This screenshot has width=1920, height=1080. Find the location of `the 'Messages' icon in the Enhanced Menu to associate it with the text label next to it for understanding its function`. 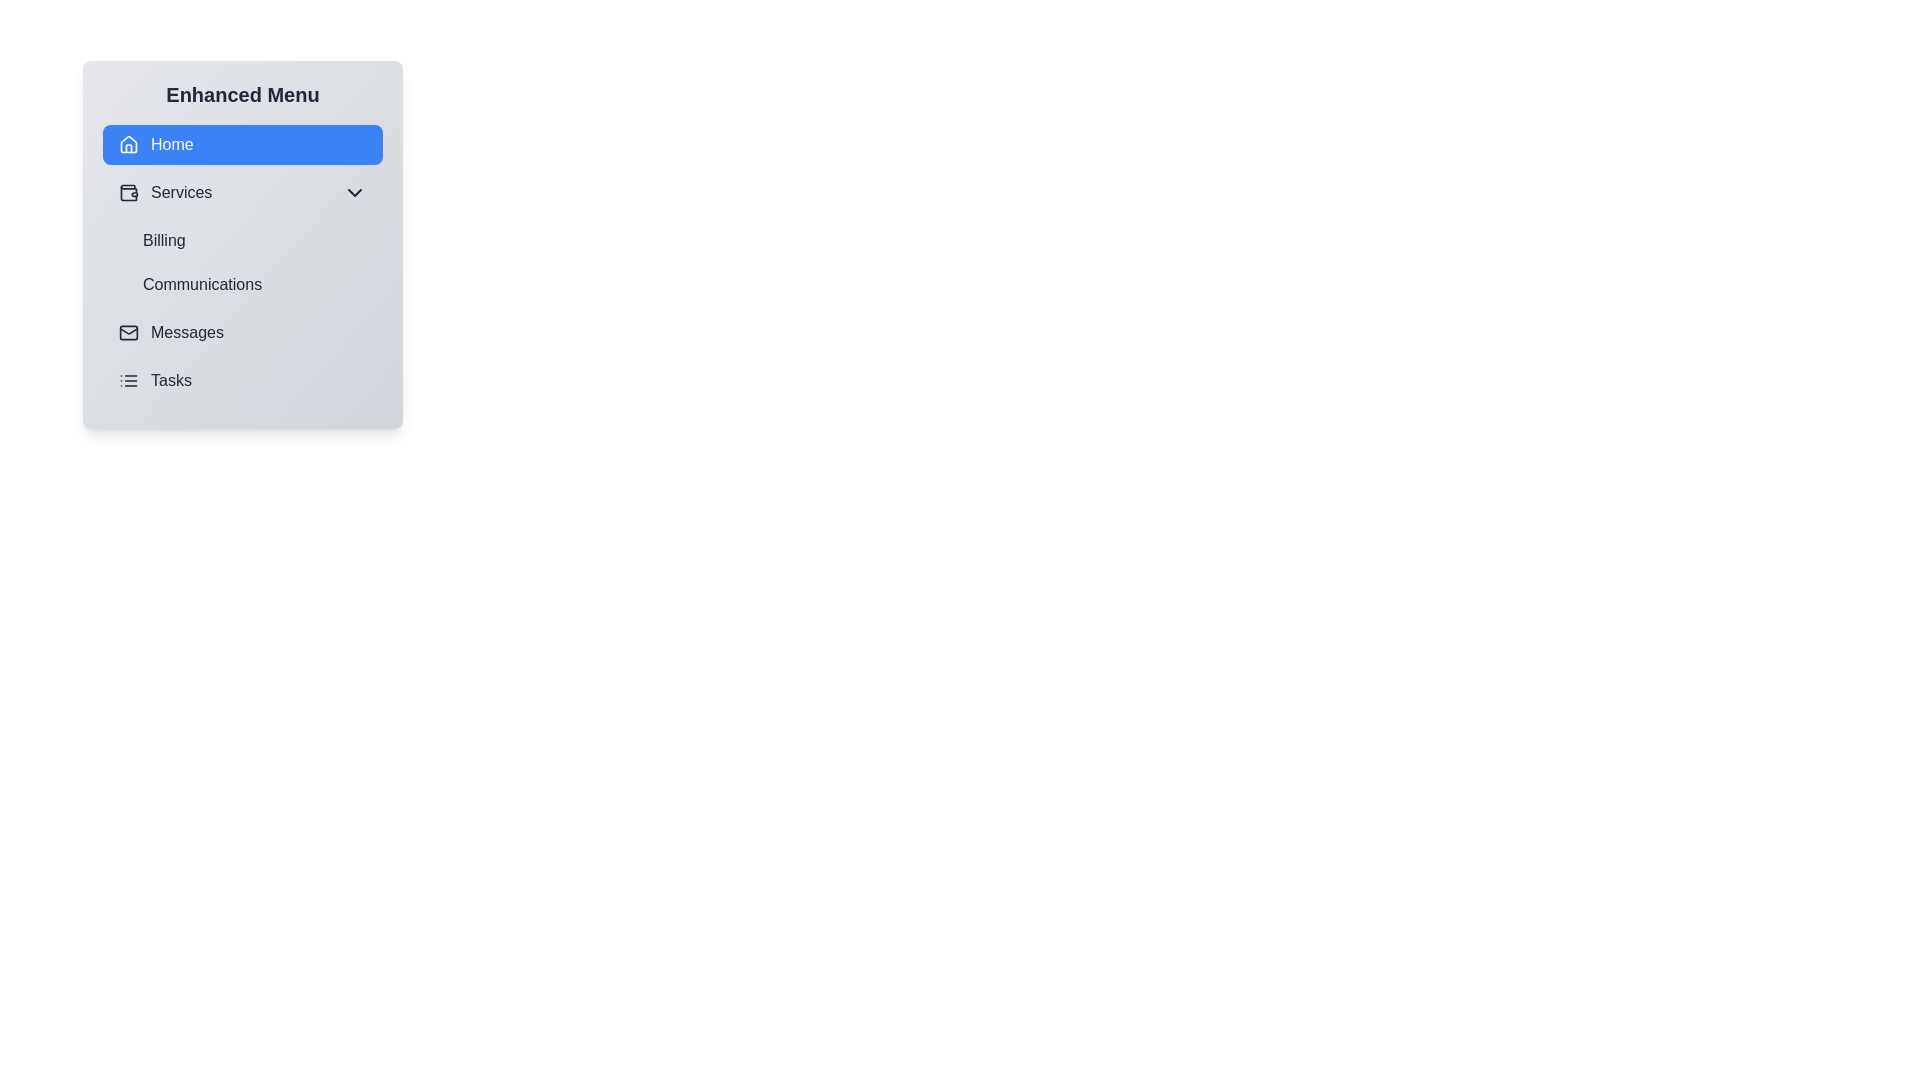

the 'Messages' icon in the Enhanced Menu to associate it with the text label next to it for understanding its function is located at coordinates (128, 331).